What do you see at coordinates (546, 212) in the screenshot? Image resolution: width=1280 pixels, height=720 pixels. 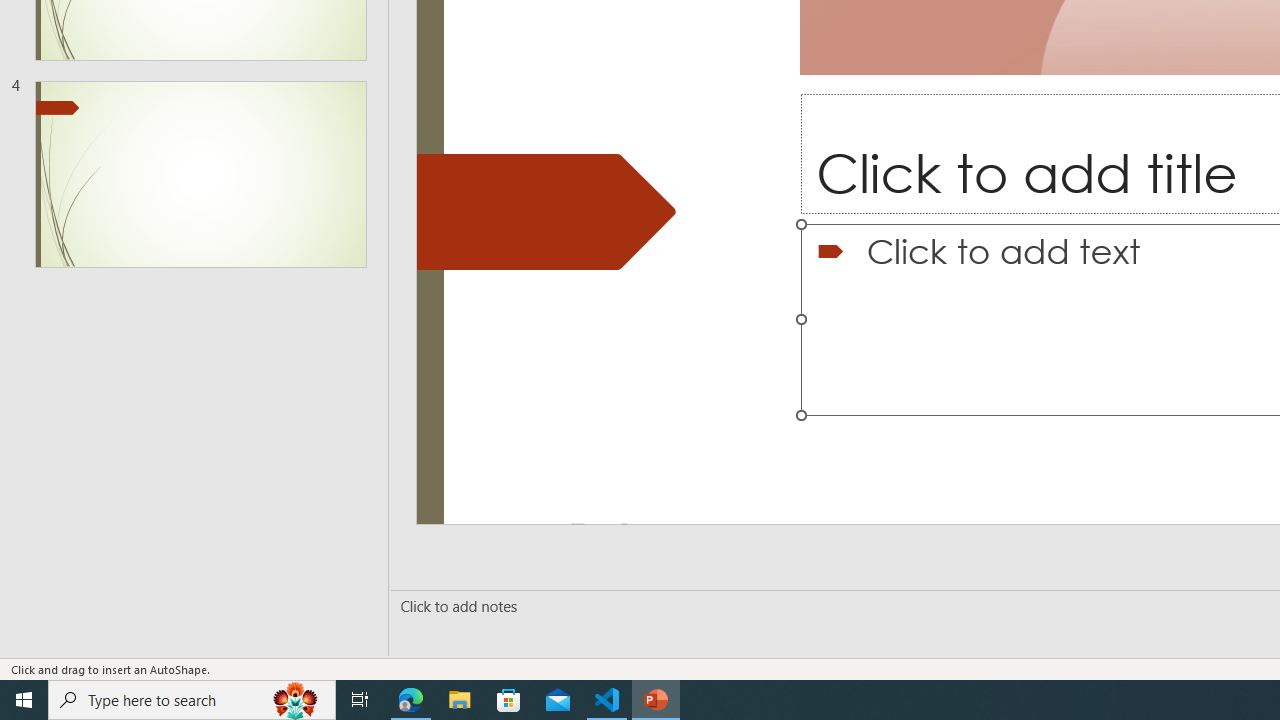 I see `'Decorative Locked'` at bounding box center [546, 212].